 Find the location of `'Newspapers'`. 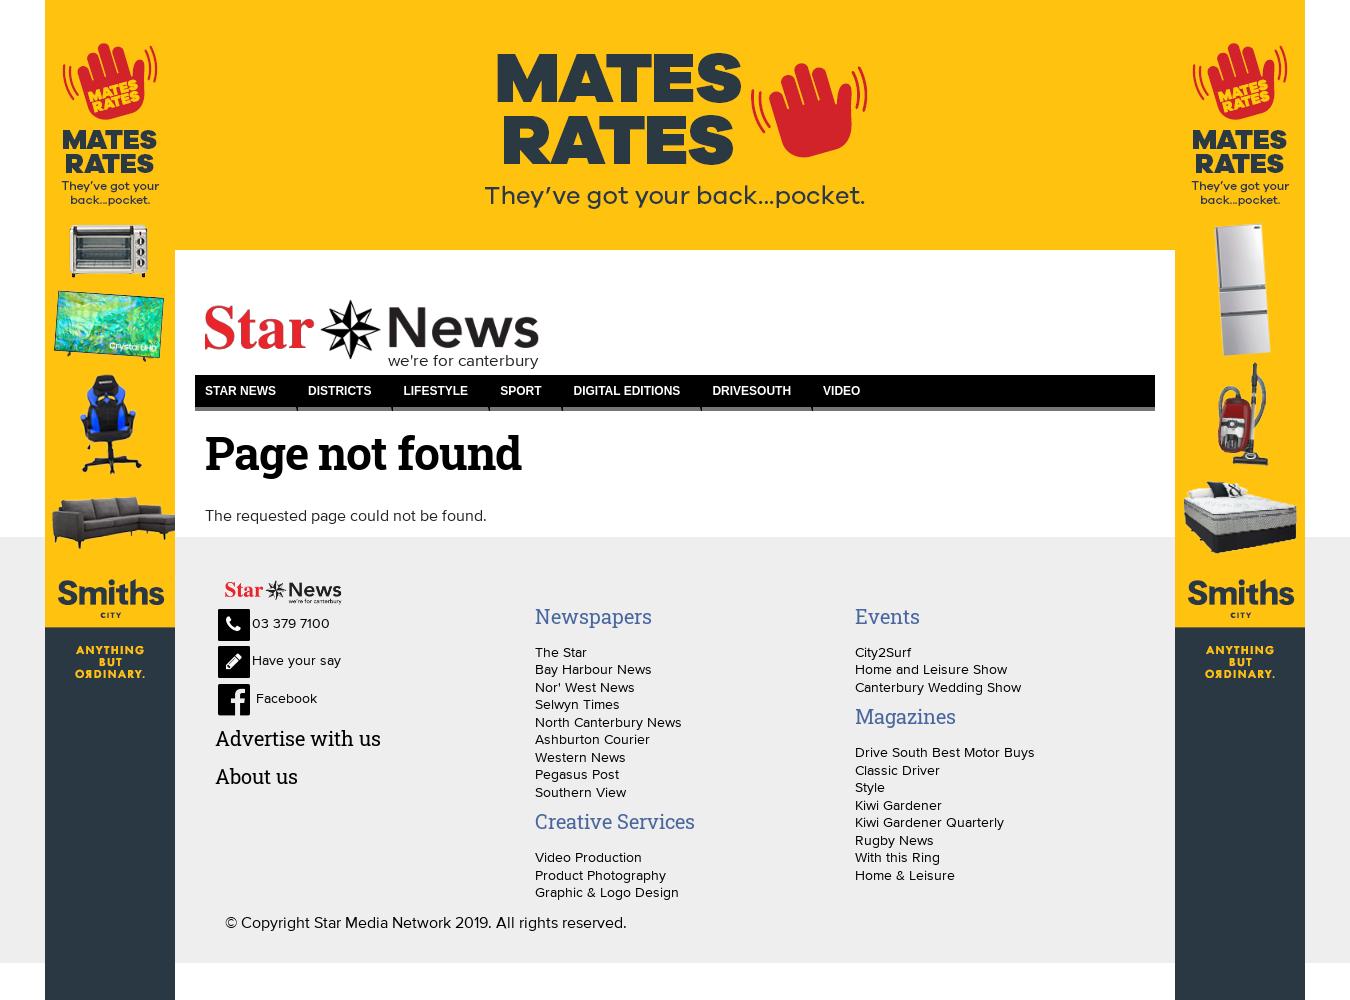

'Newspapers' is located at coordinates (592, 614).